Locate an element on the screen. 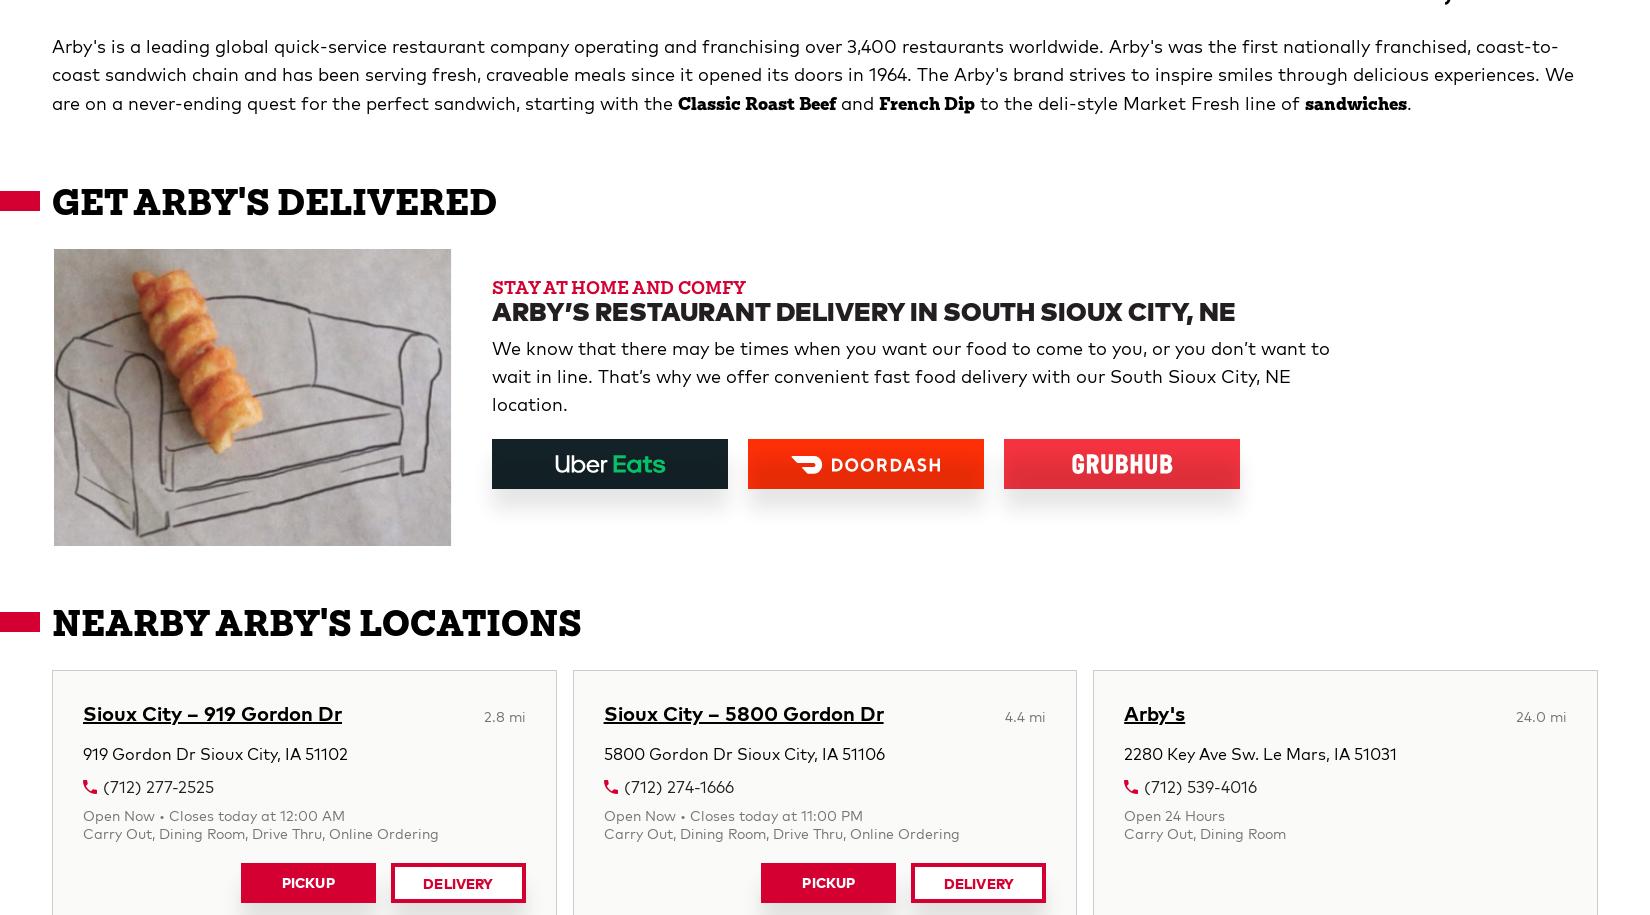  'Stay in touch' is located at coordinates (940, 872).